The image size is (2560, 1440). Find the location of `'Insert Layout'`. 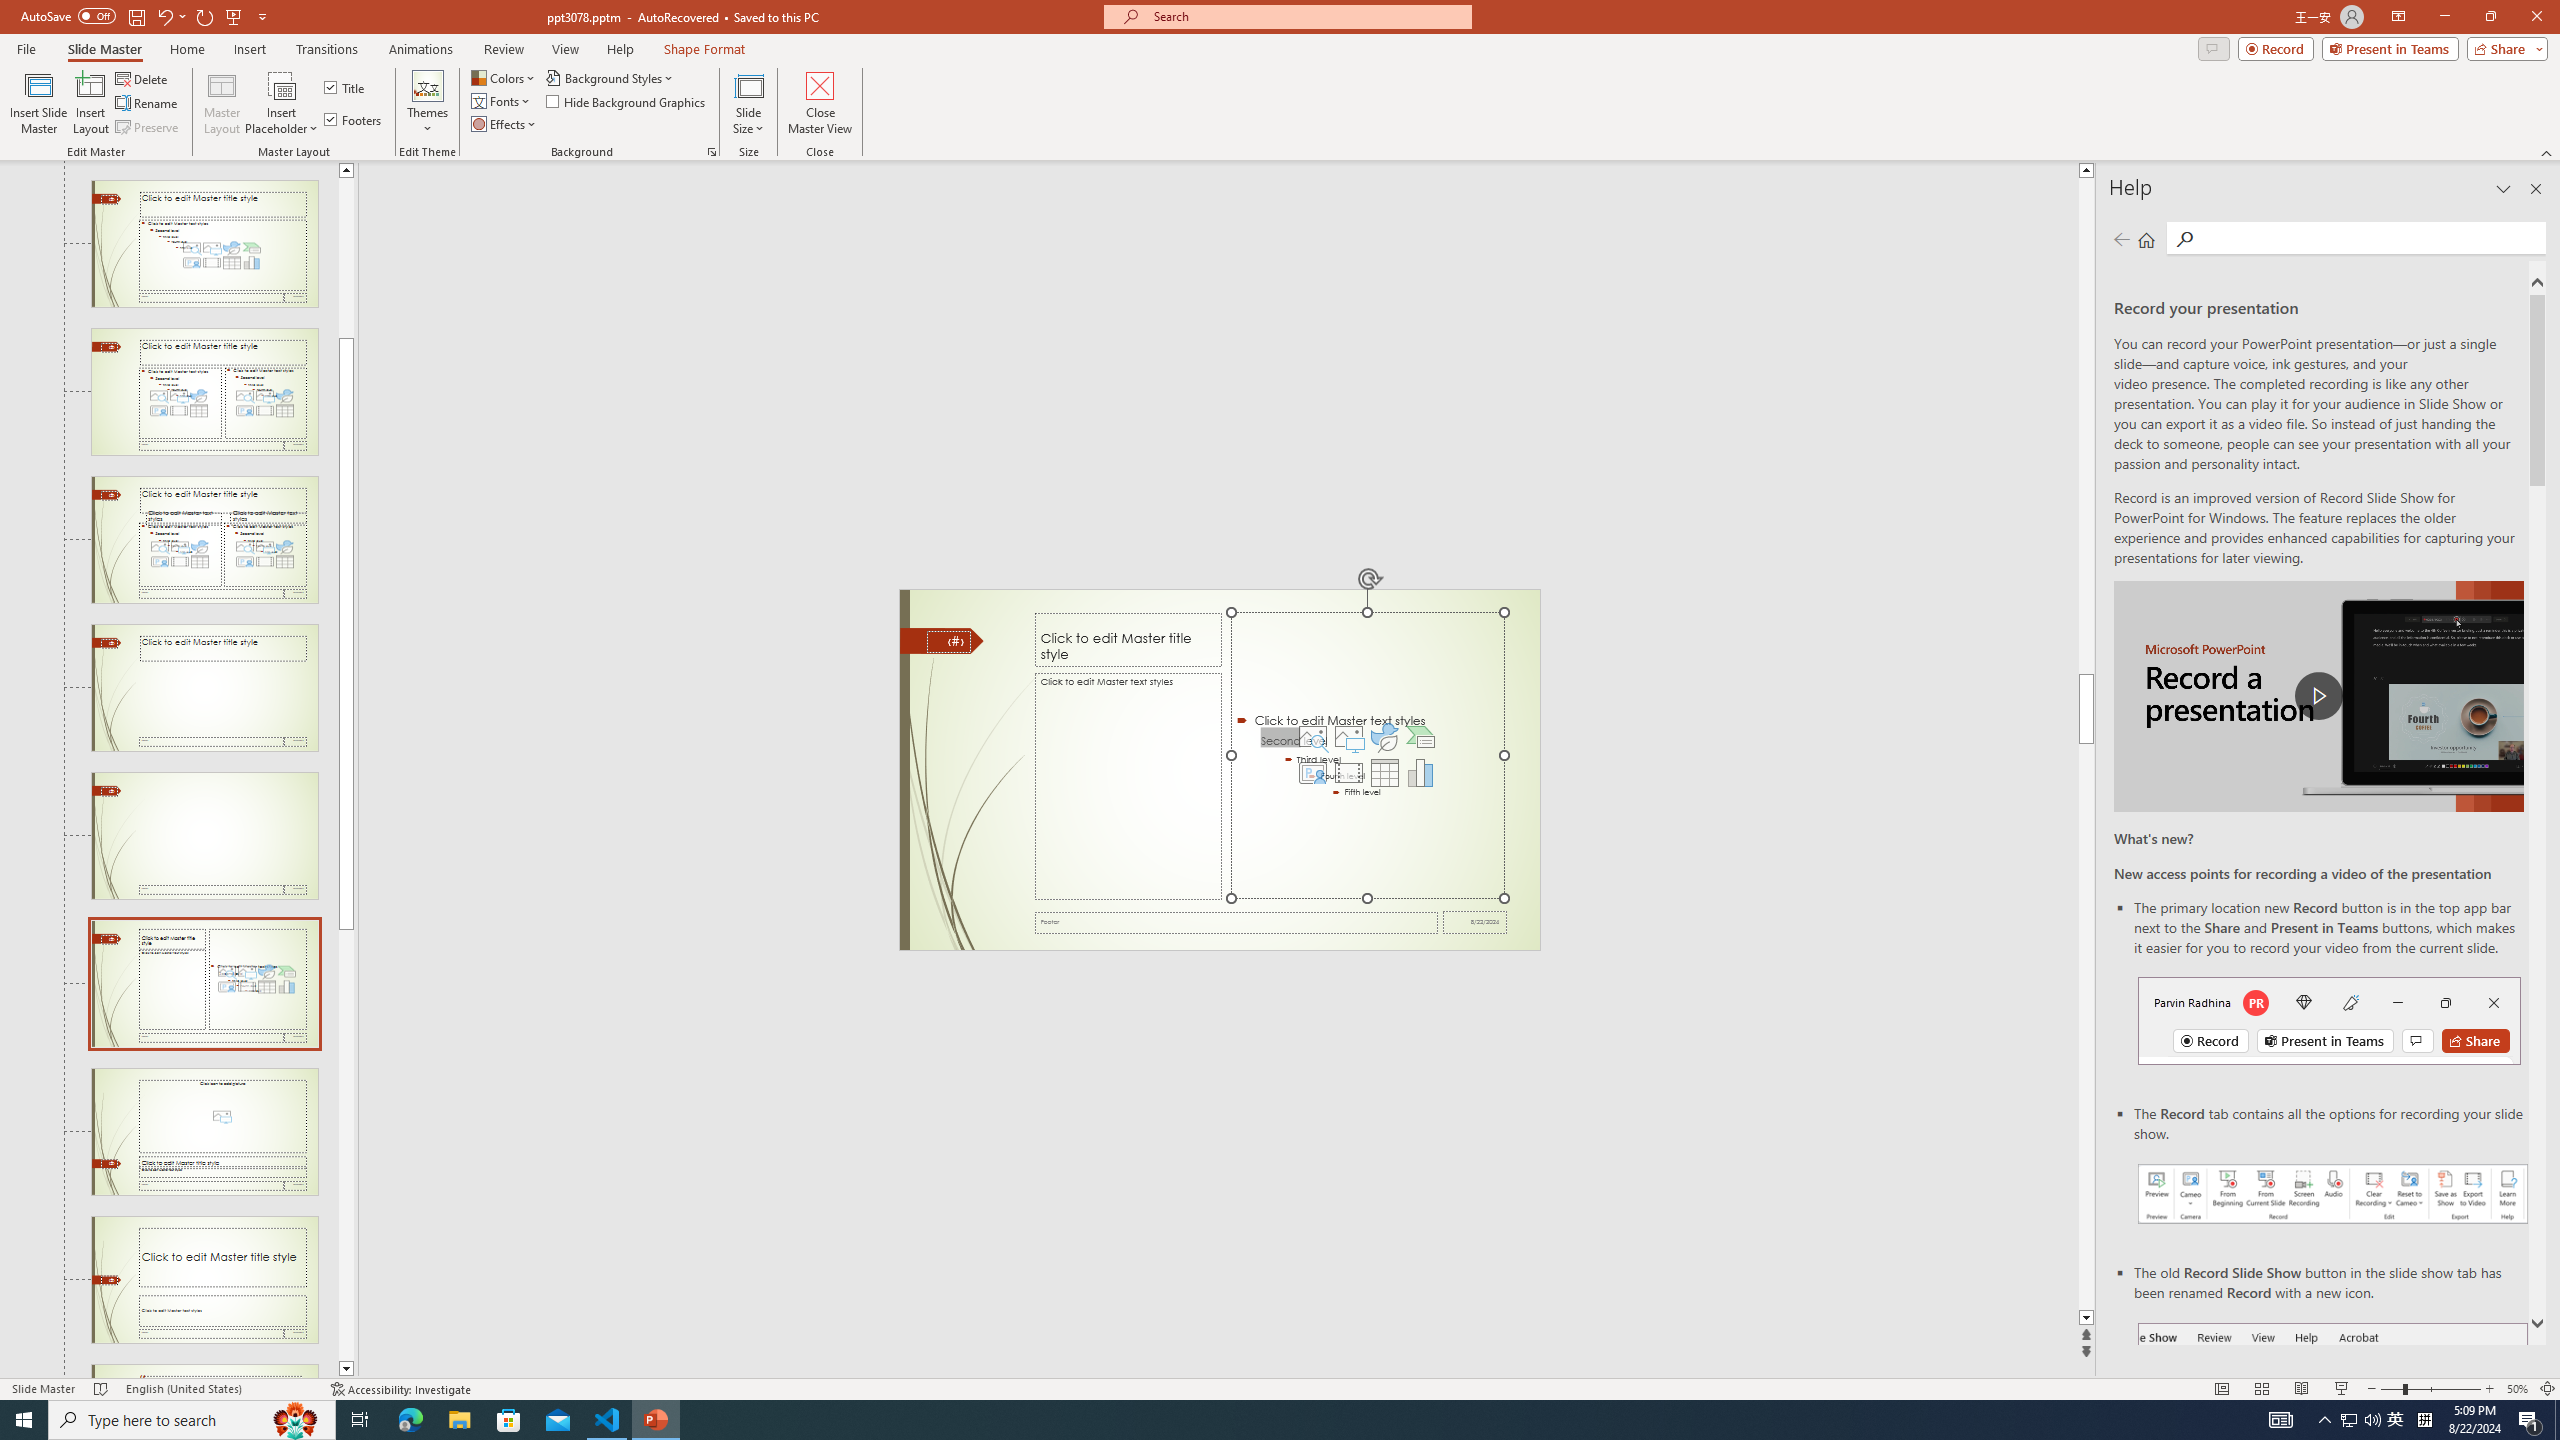

'Insert Layout' is located at coordinates (89, 103).